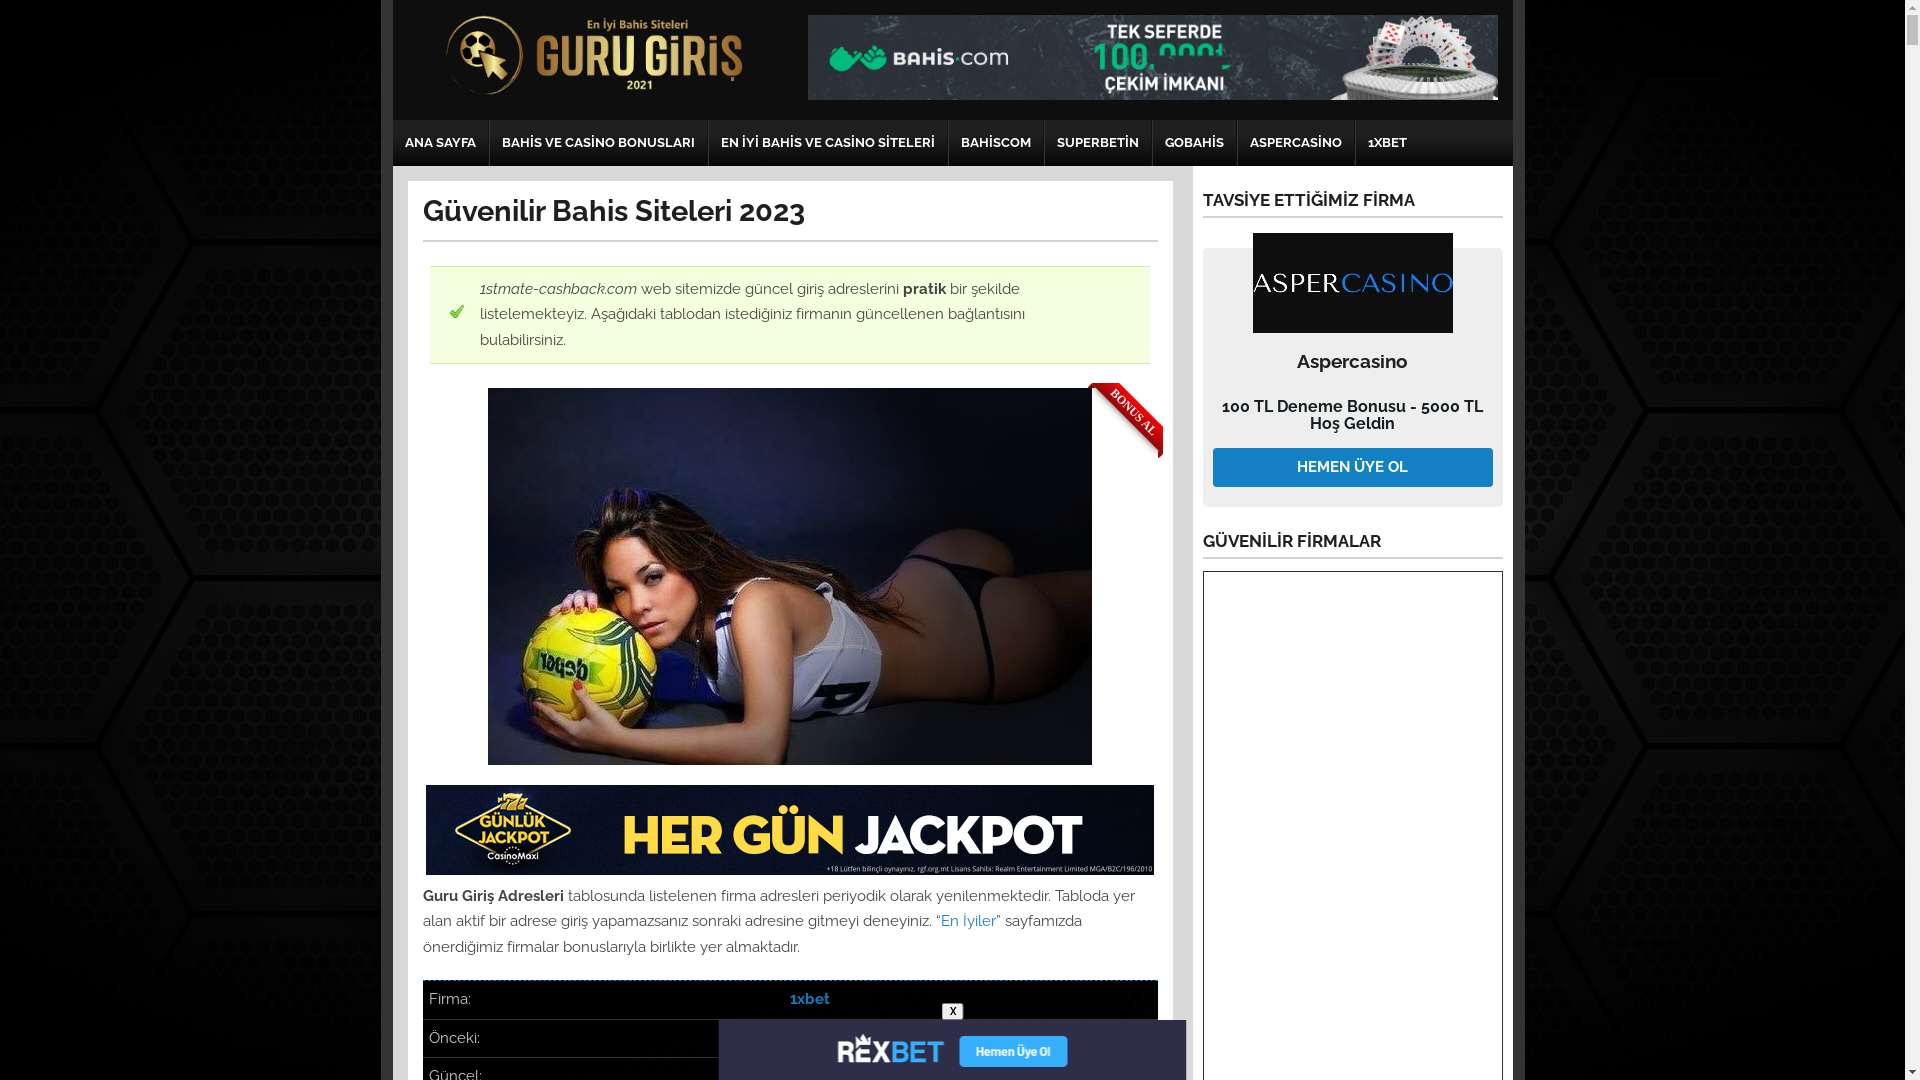  I want to click on 'ASPERCASINO', so click(1296, 141).